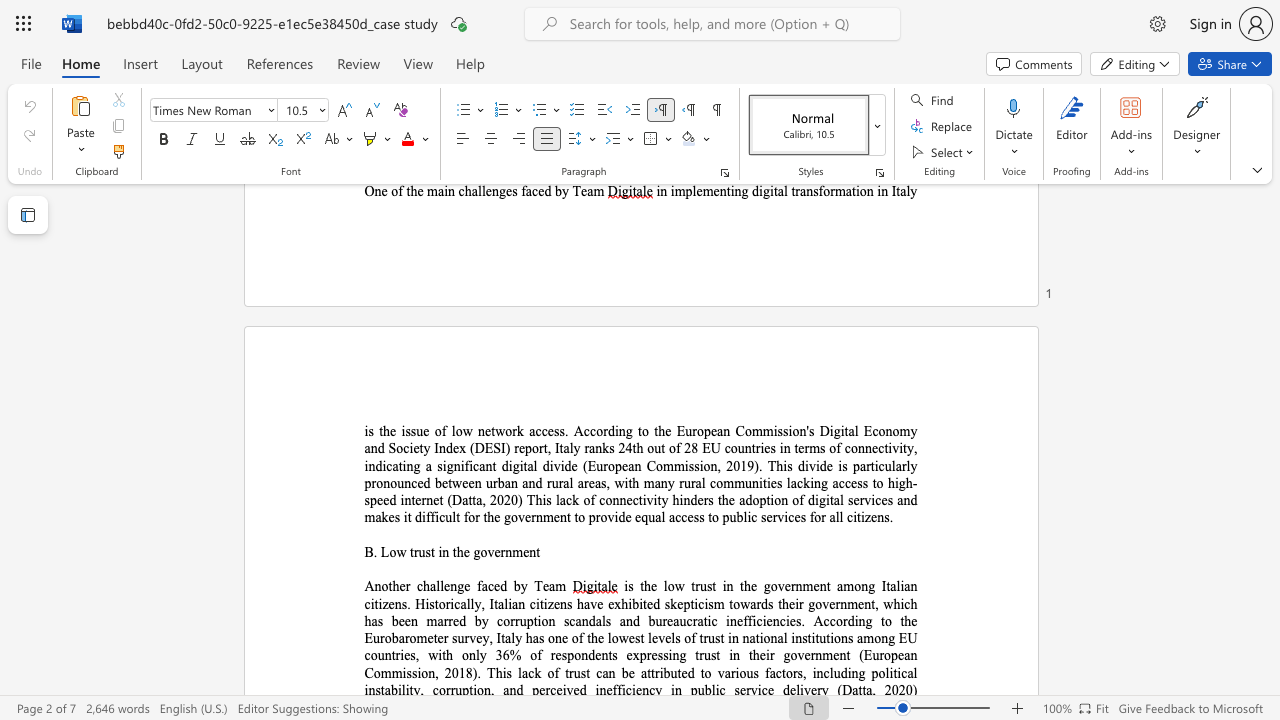 The width and height of the screenshot is (1280, 720). I want to click on the 1th character "e" in the text, so click(465, 552).